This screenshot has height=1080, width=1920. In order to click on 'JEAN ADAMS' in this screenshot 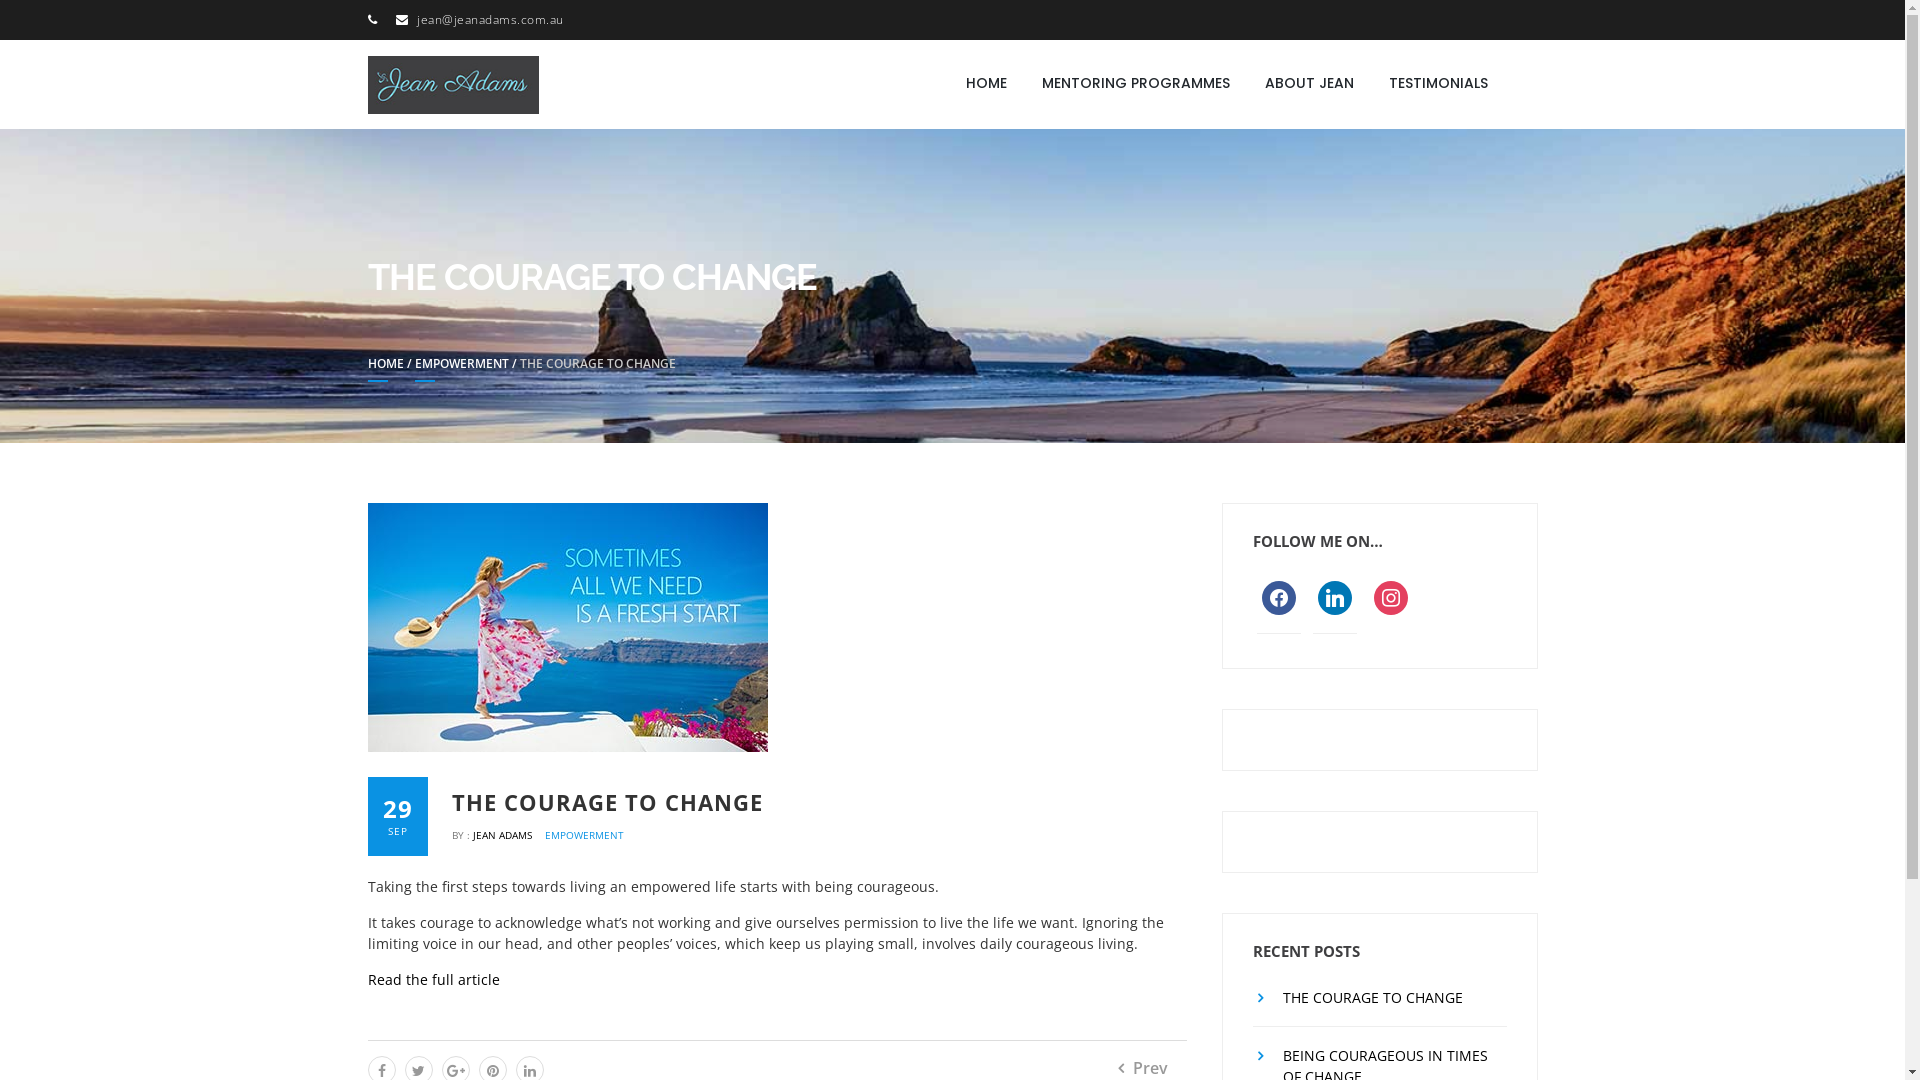, I will do `click(504, 834)`.